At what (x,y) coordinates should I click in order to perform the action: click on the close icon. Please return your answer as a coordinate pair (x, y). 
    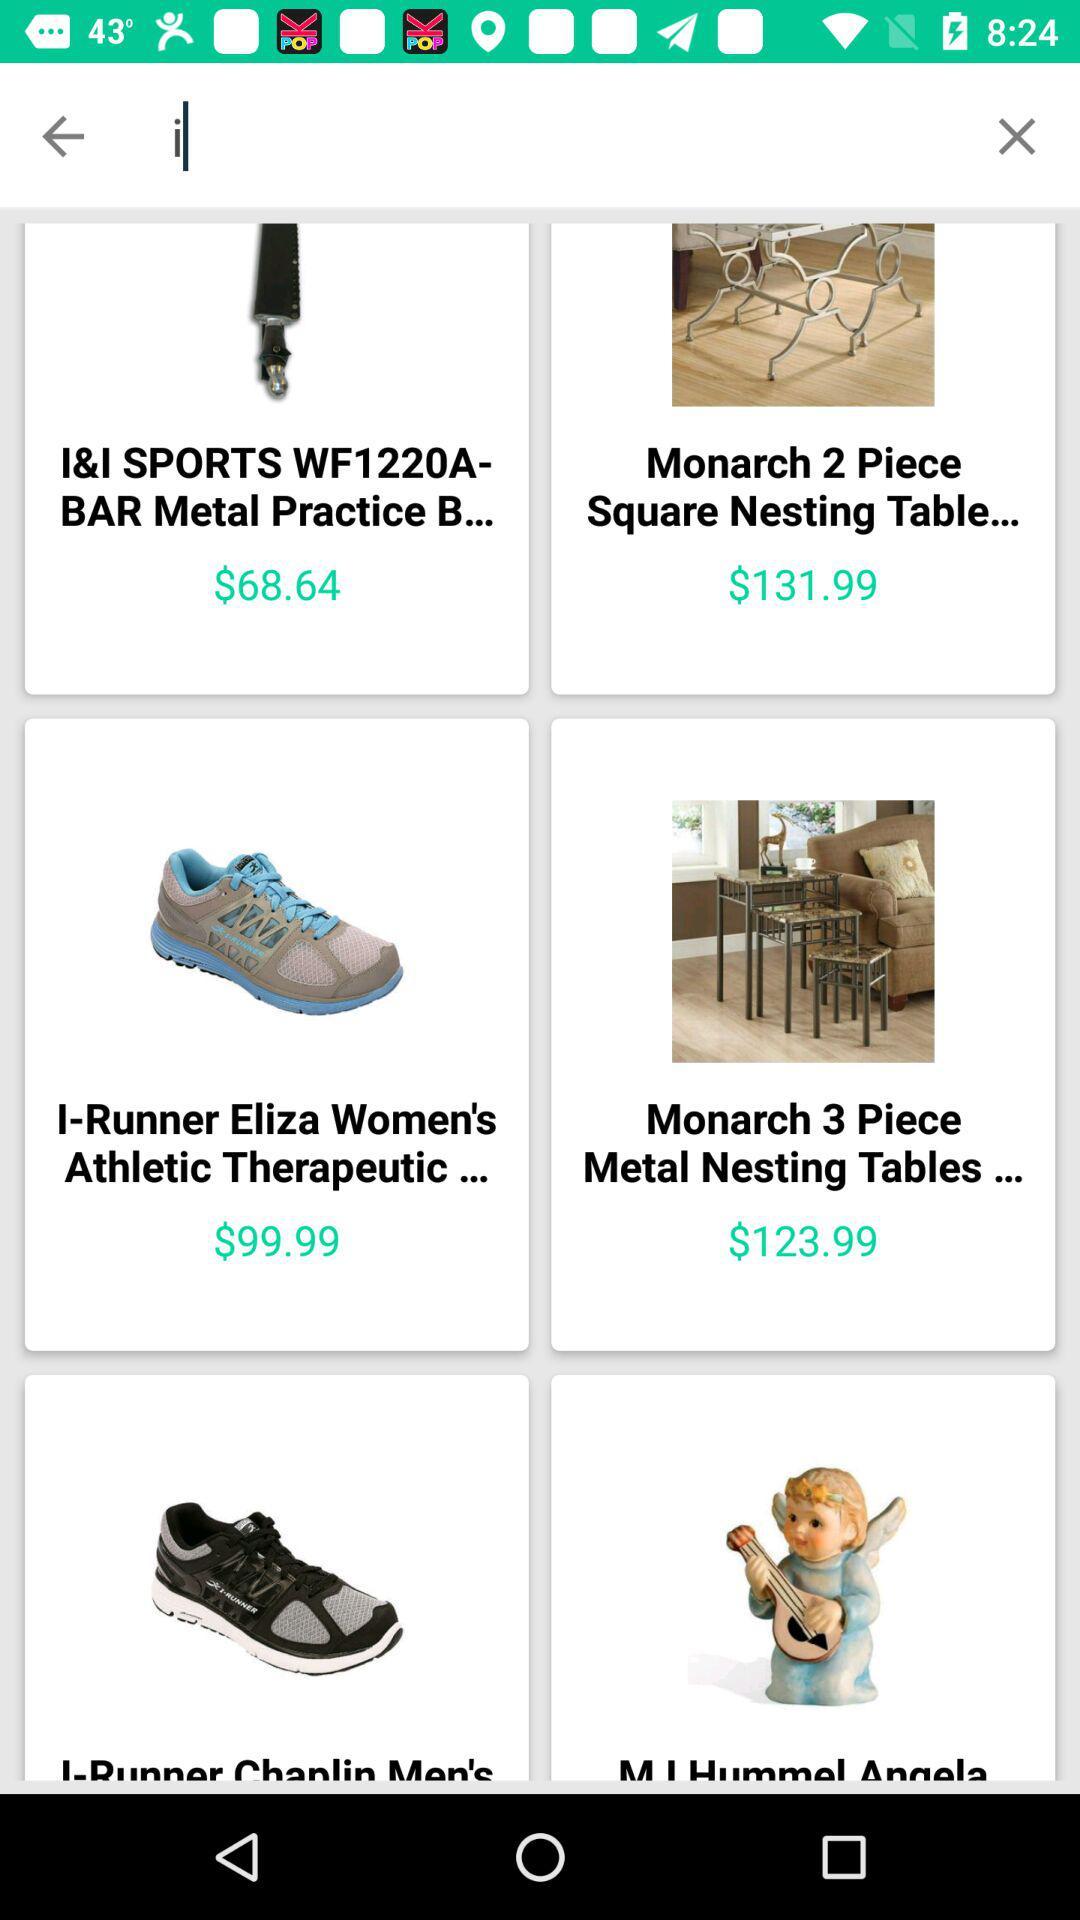
    Looking at the image, I should click on (1017, 135).